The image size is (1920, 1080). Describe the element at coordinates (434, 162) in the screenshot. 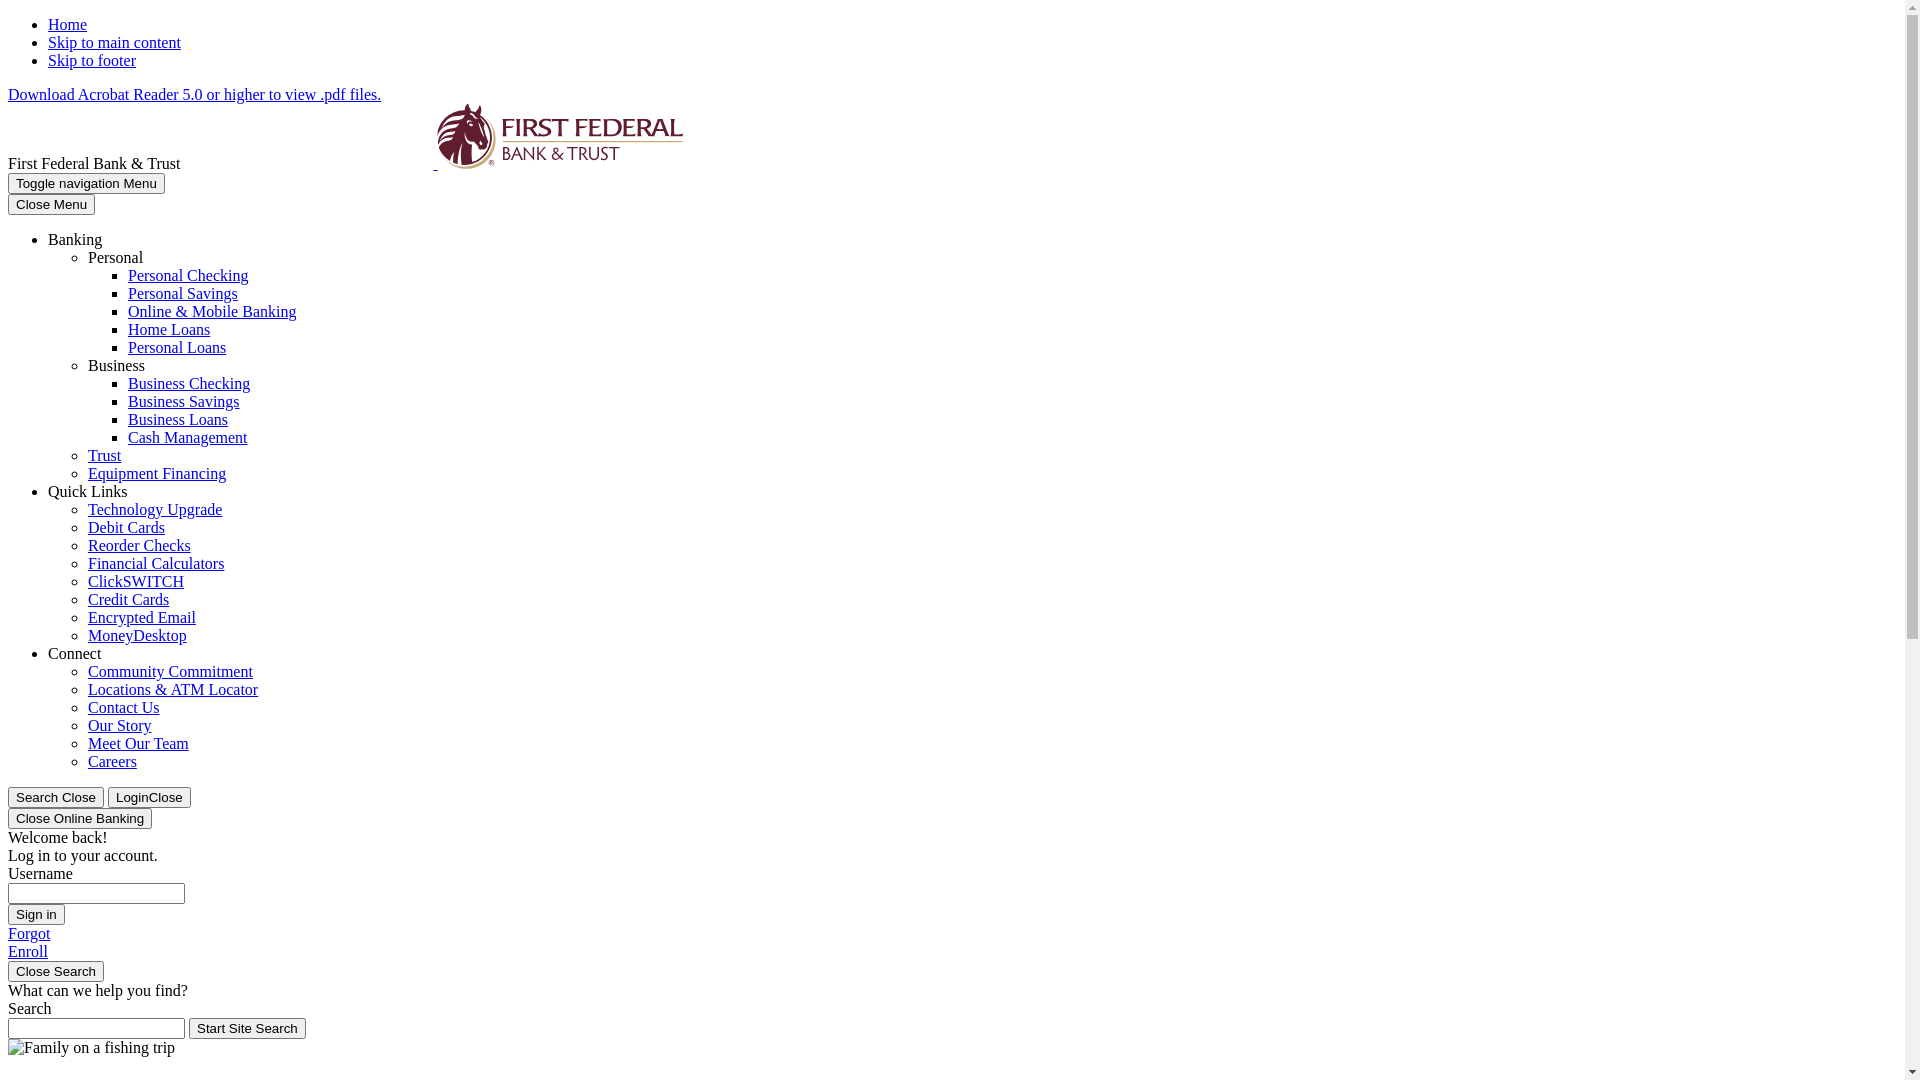

I see `'First Federal Bank & Trust, Sheridan, WY'` at that location.